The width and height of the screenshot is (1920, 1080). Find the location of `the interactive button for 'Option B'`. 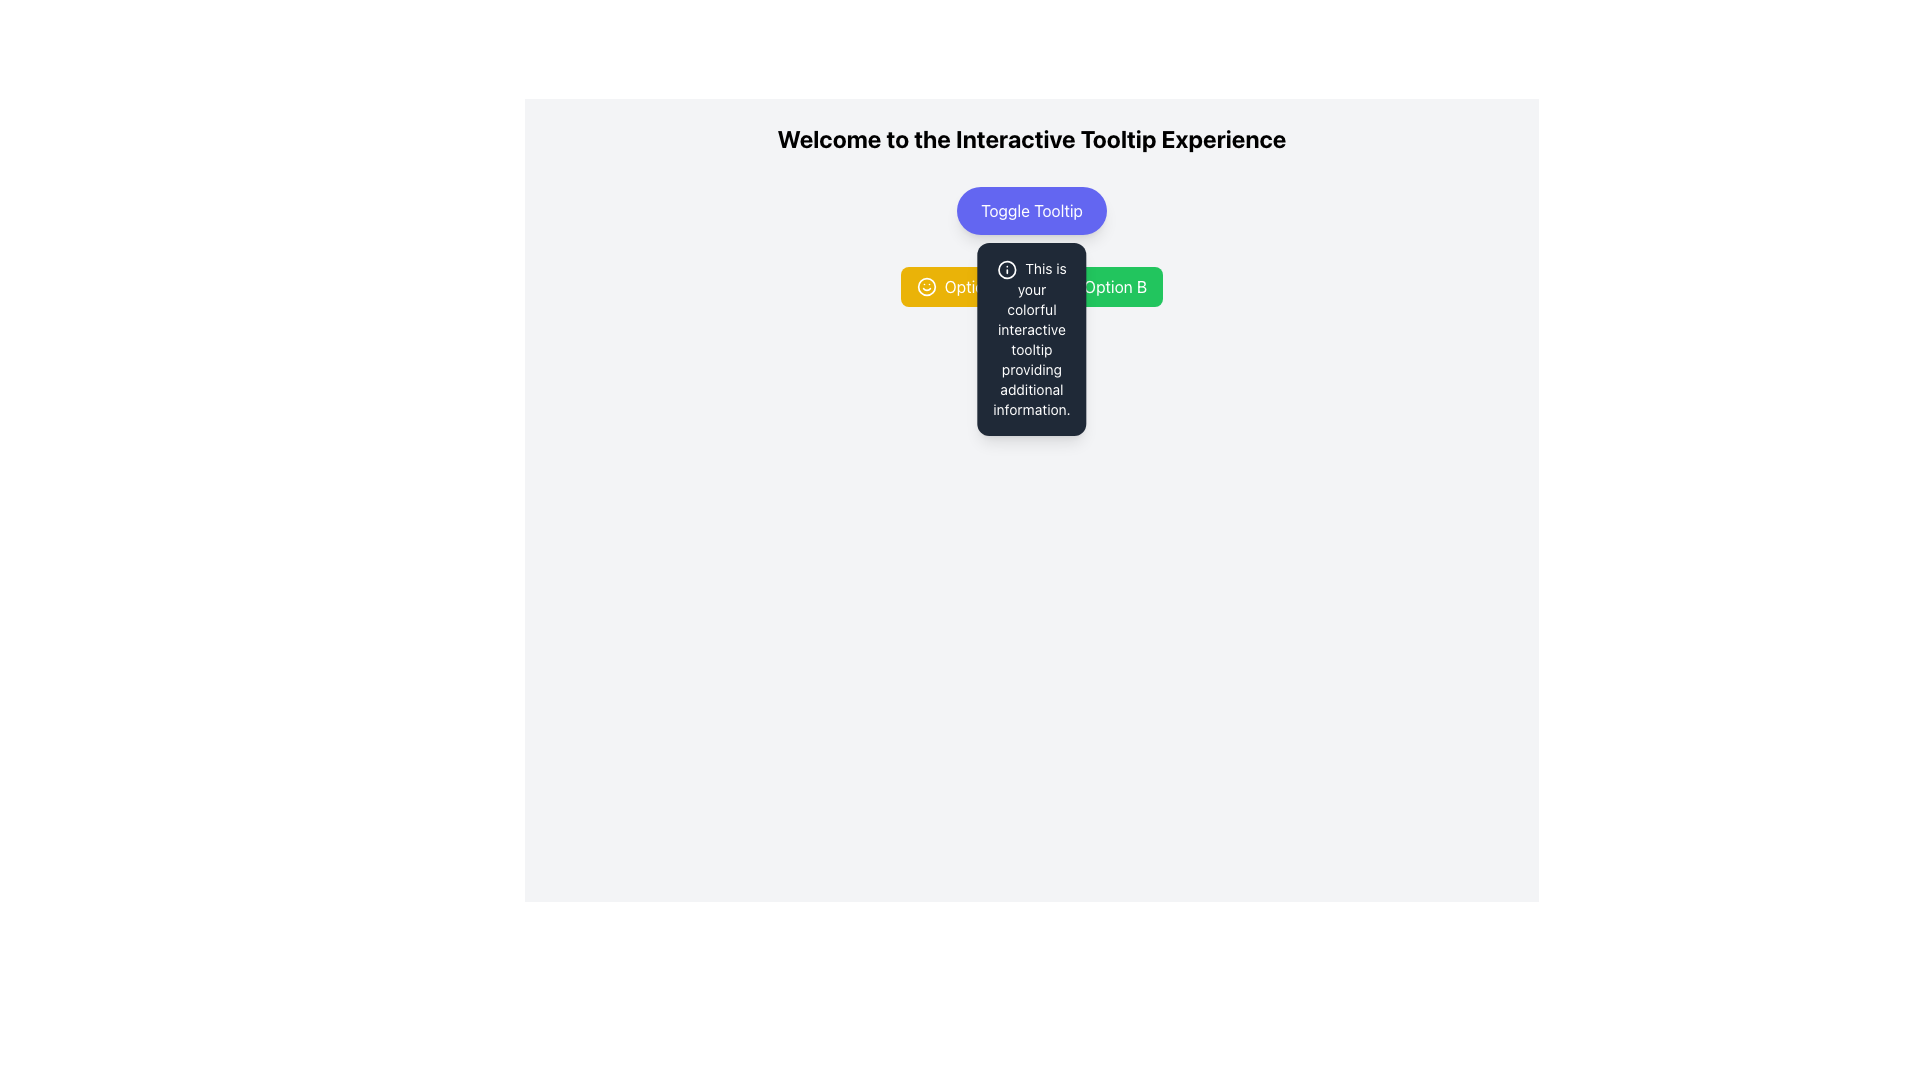

the interactive button for 'Option B' is located at coordinates (1100, 286).